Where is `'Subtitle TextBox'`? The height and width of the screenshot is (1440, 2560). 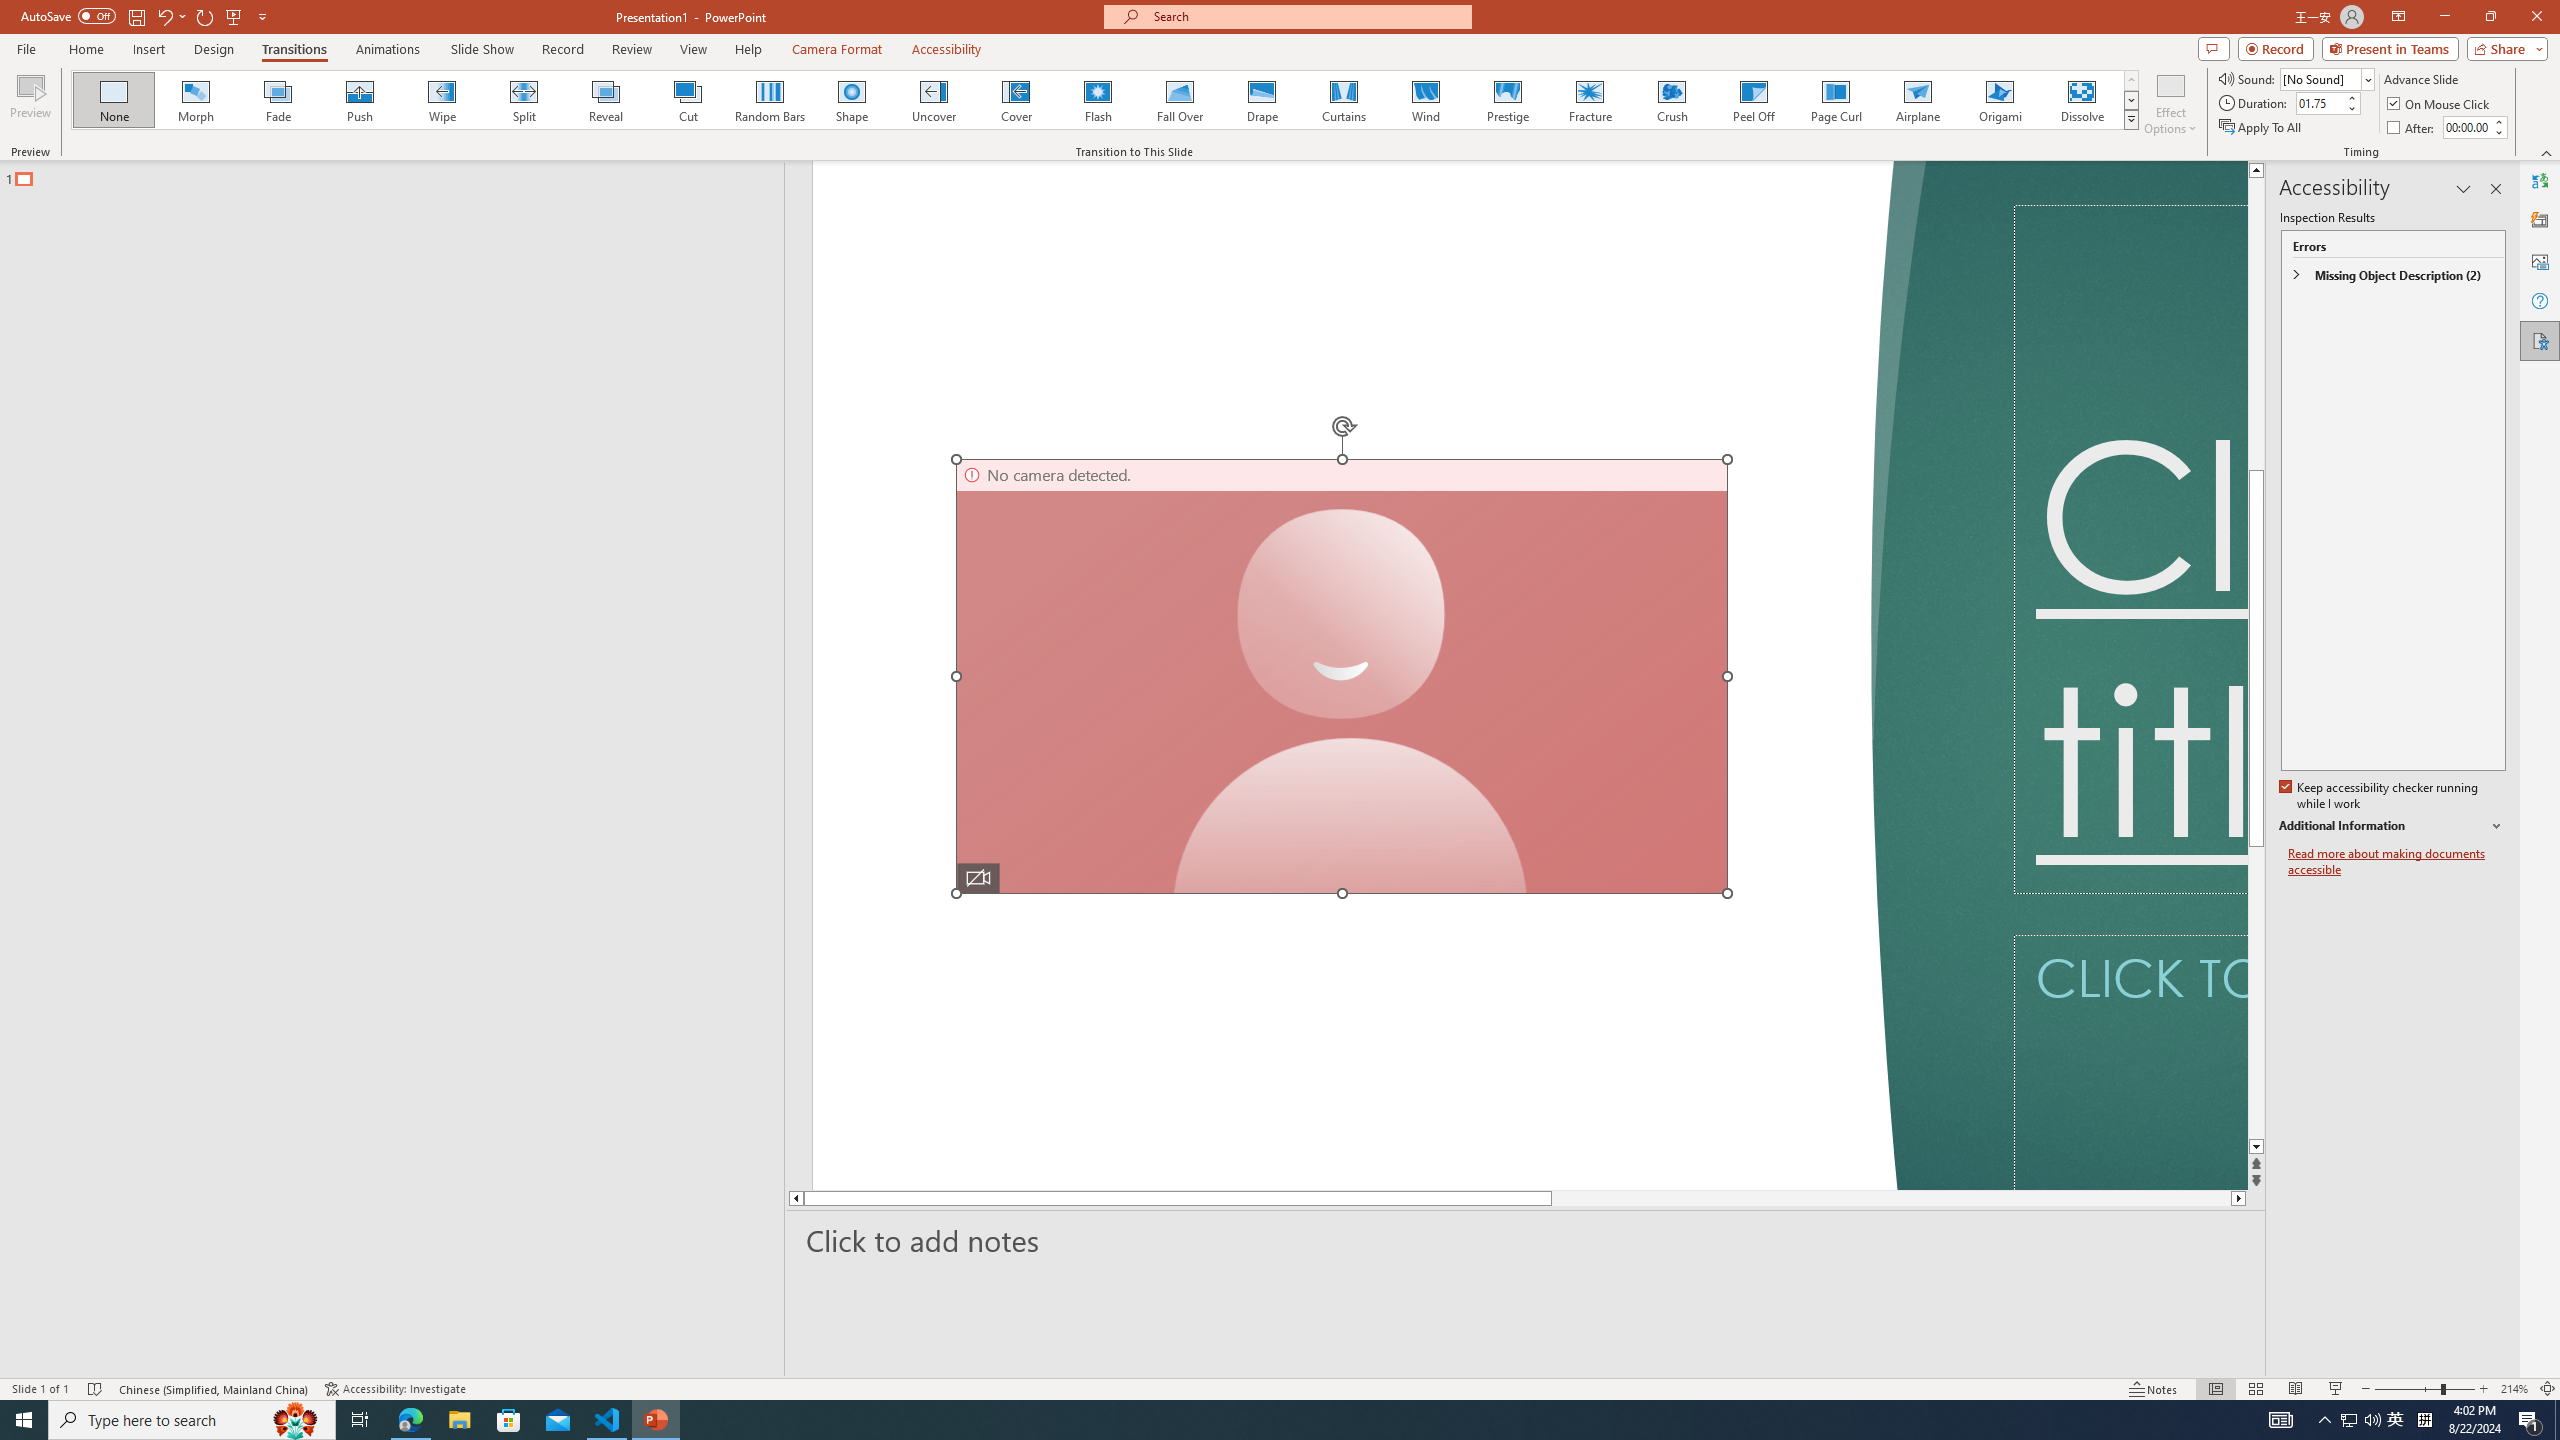
'Subtitle TextBox' is located at coordinates (2131, 1061).